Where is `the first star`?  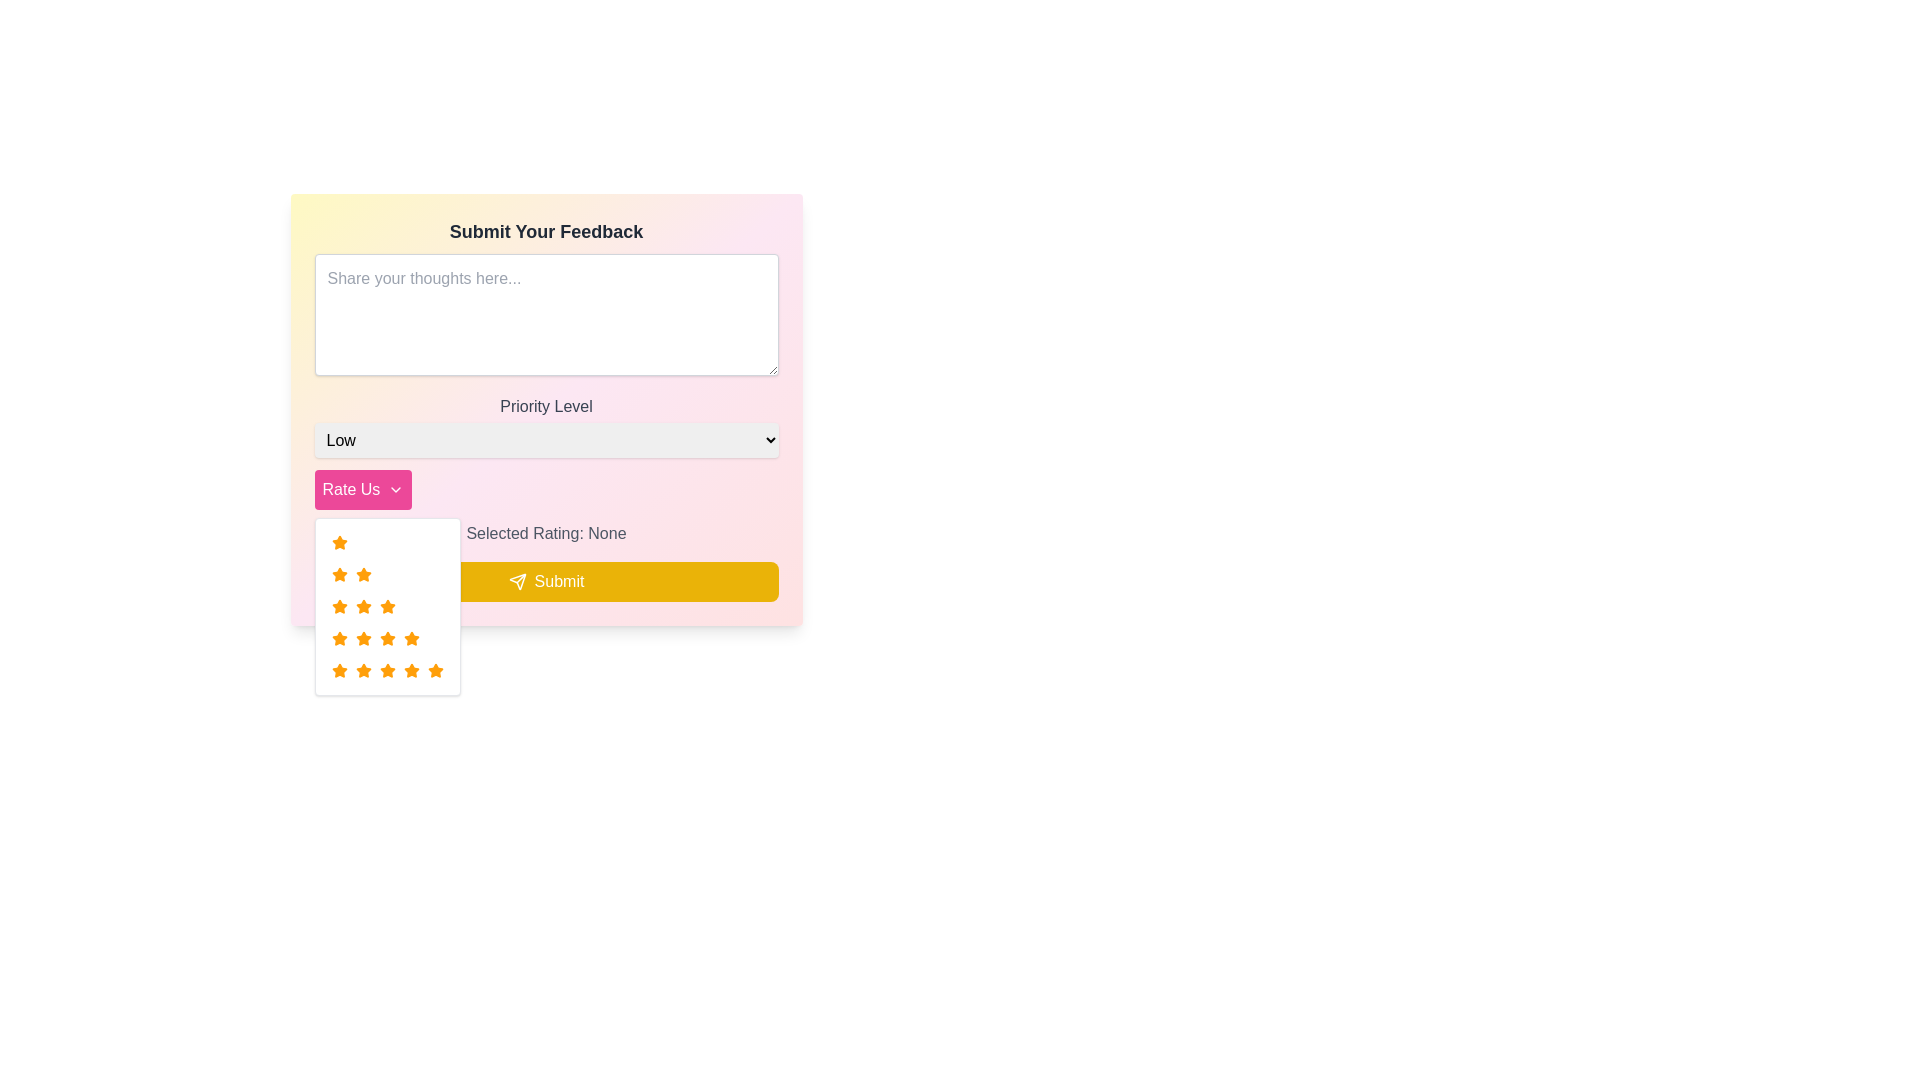 the first star is located at coordinates (363, 574).